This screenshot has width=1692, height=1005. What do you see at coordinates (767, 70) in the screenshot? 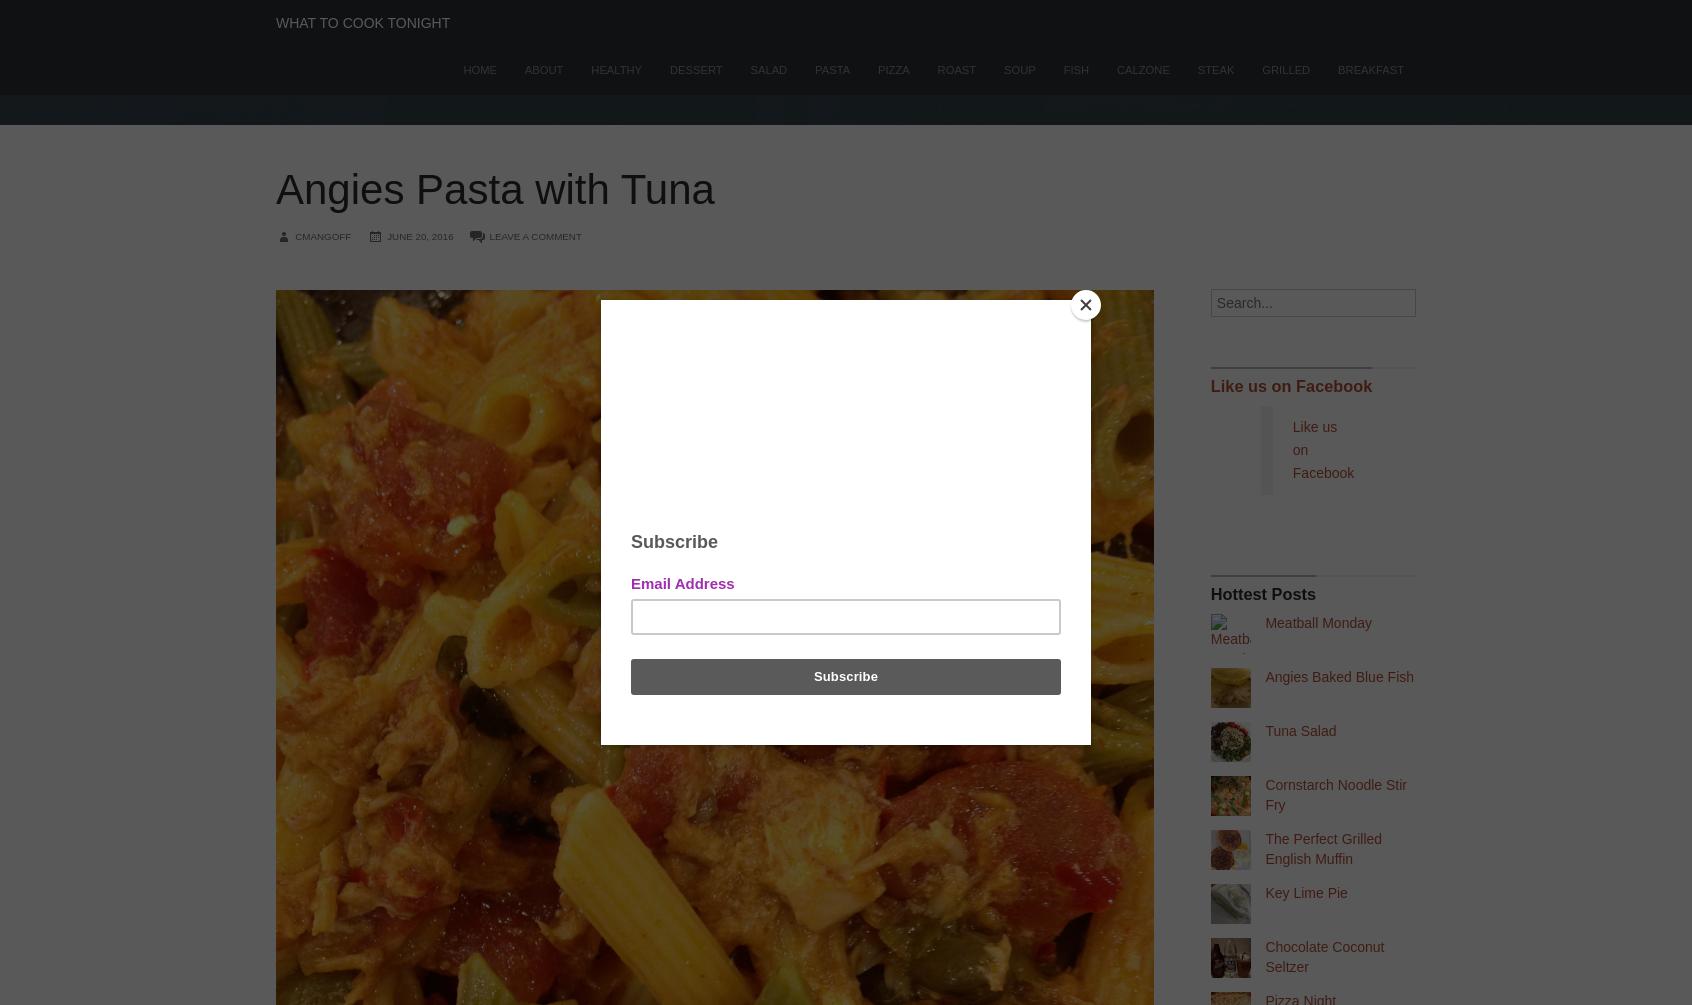
I see `'salad'` at bounding box center [767, 70].